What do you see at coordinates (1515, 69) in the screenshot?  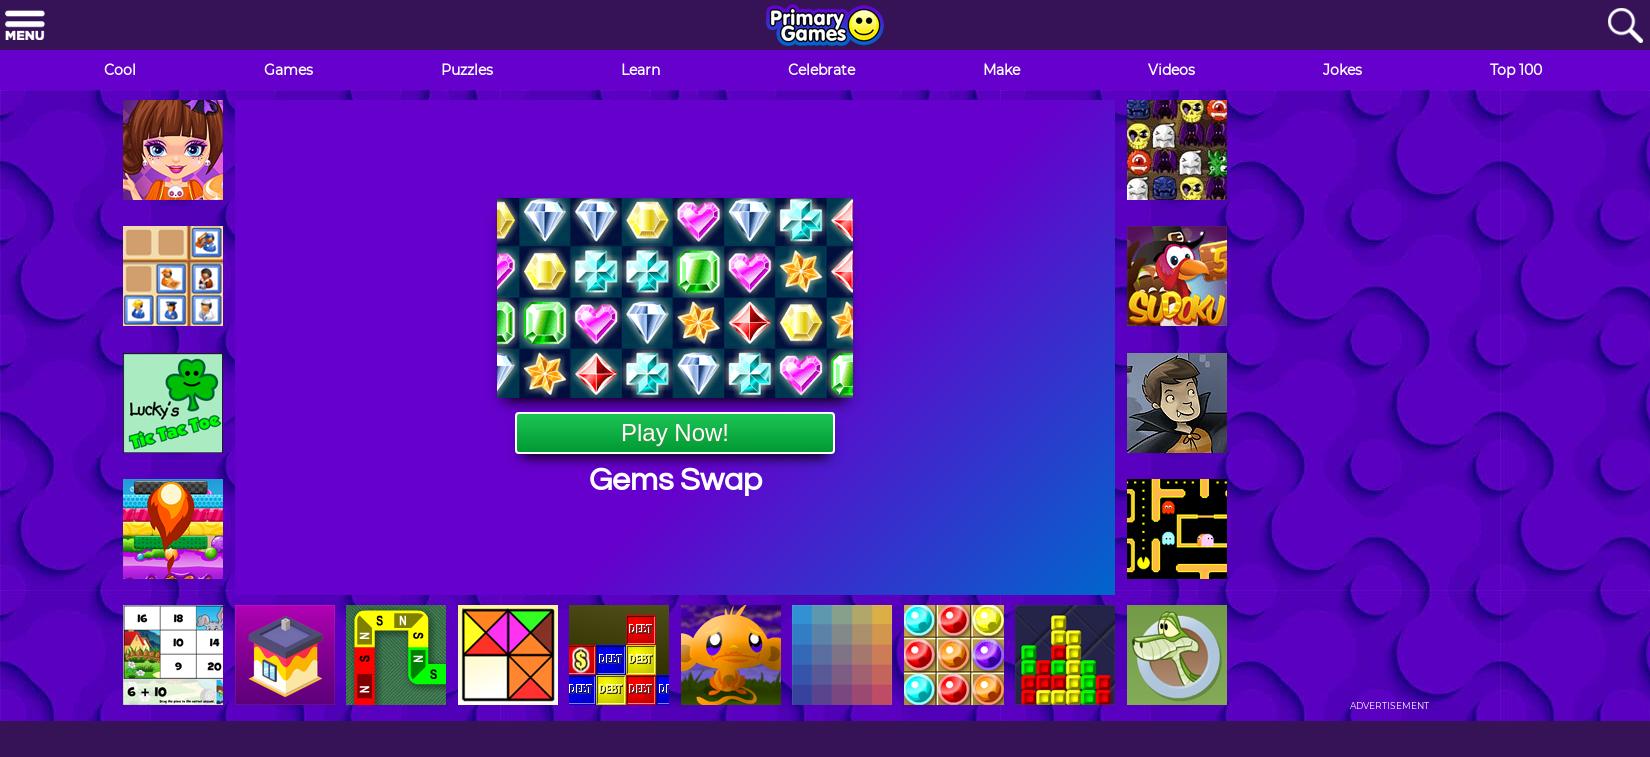 I see `'Top 100'` at bounding box center [1515, 69].